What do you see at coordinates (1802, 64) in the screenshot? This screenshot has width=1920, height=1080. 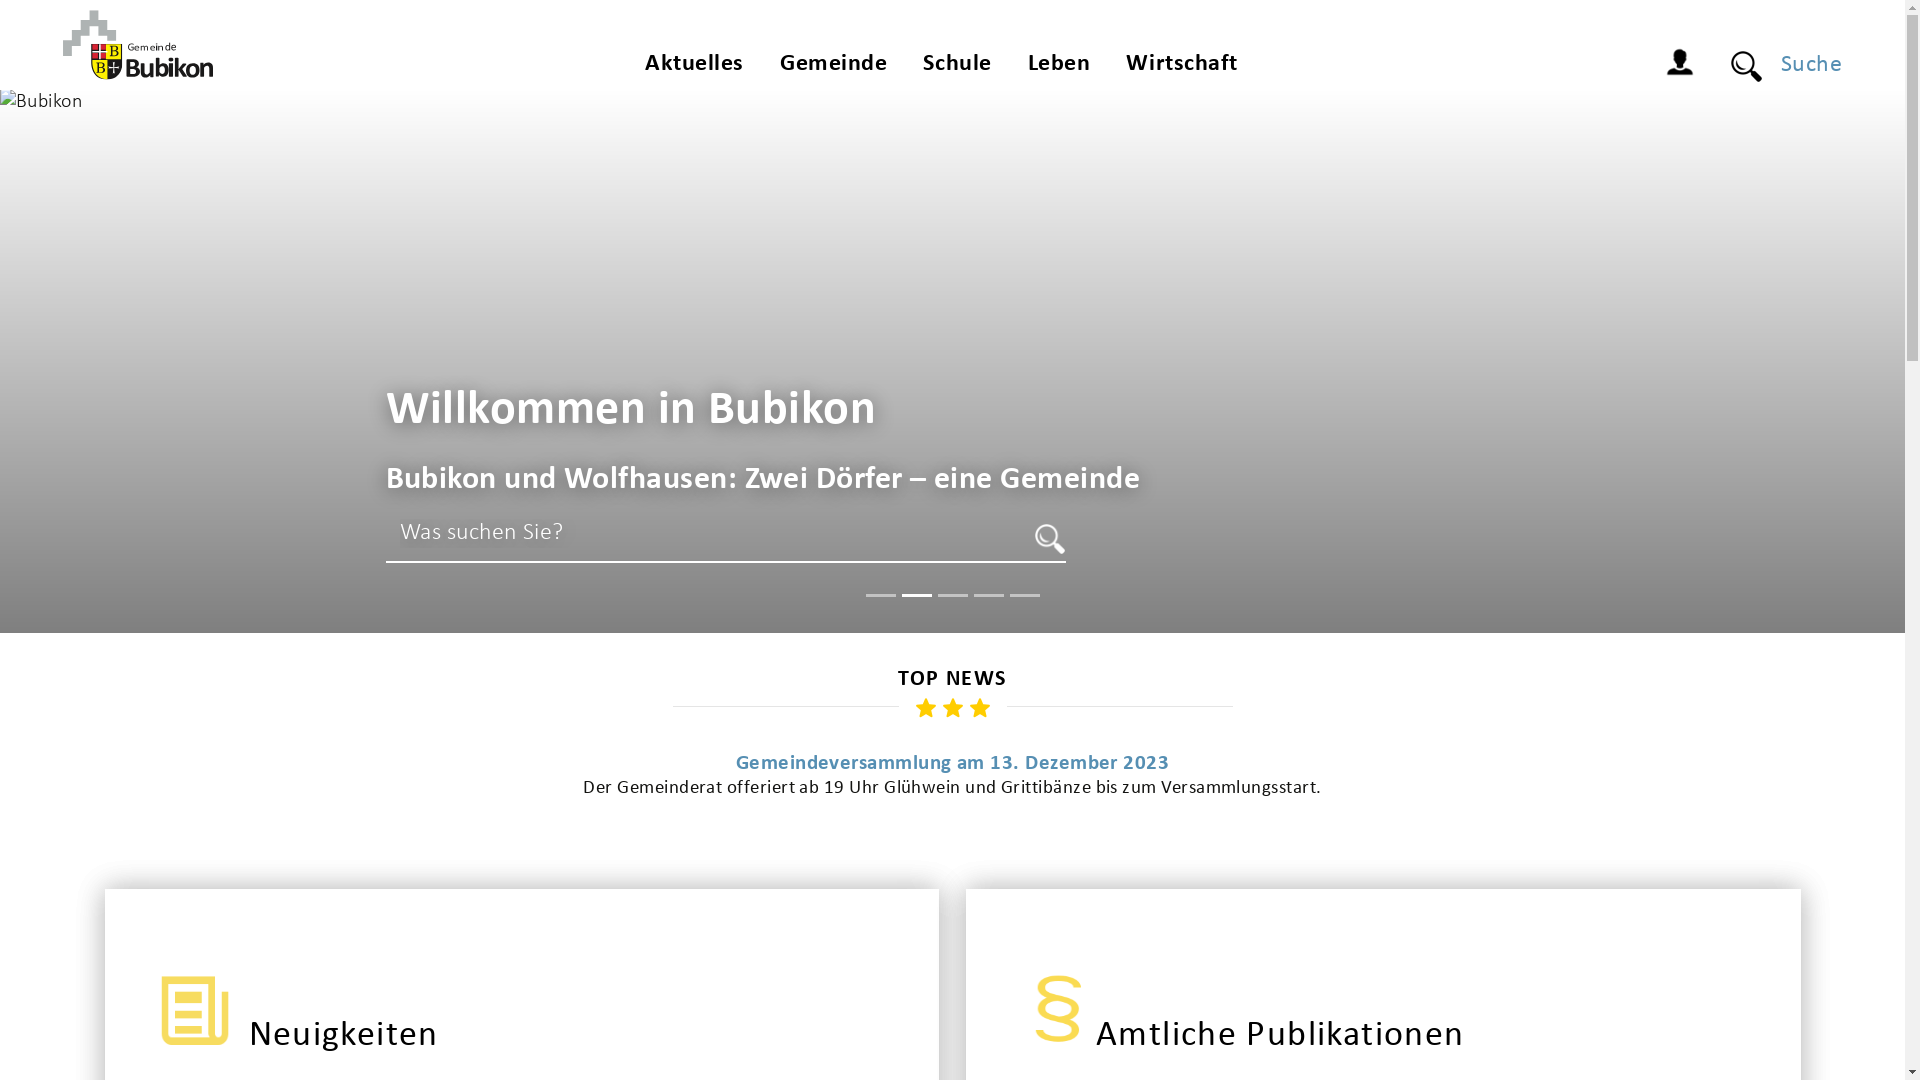 I see `'Suche'` at bounding box center [1802, 64].